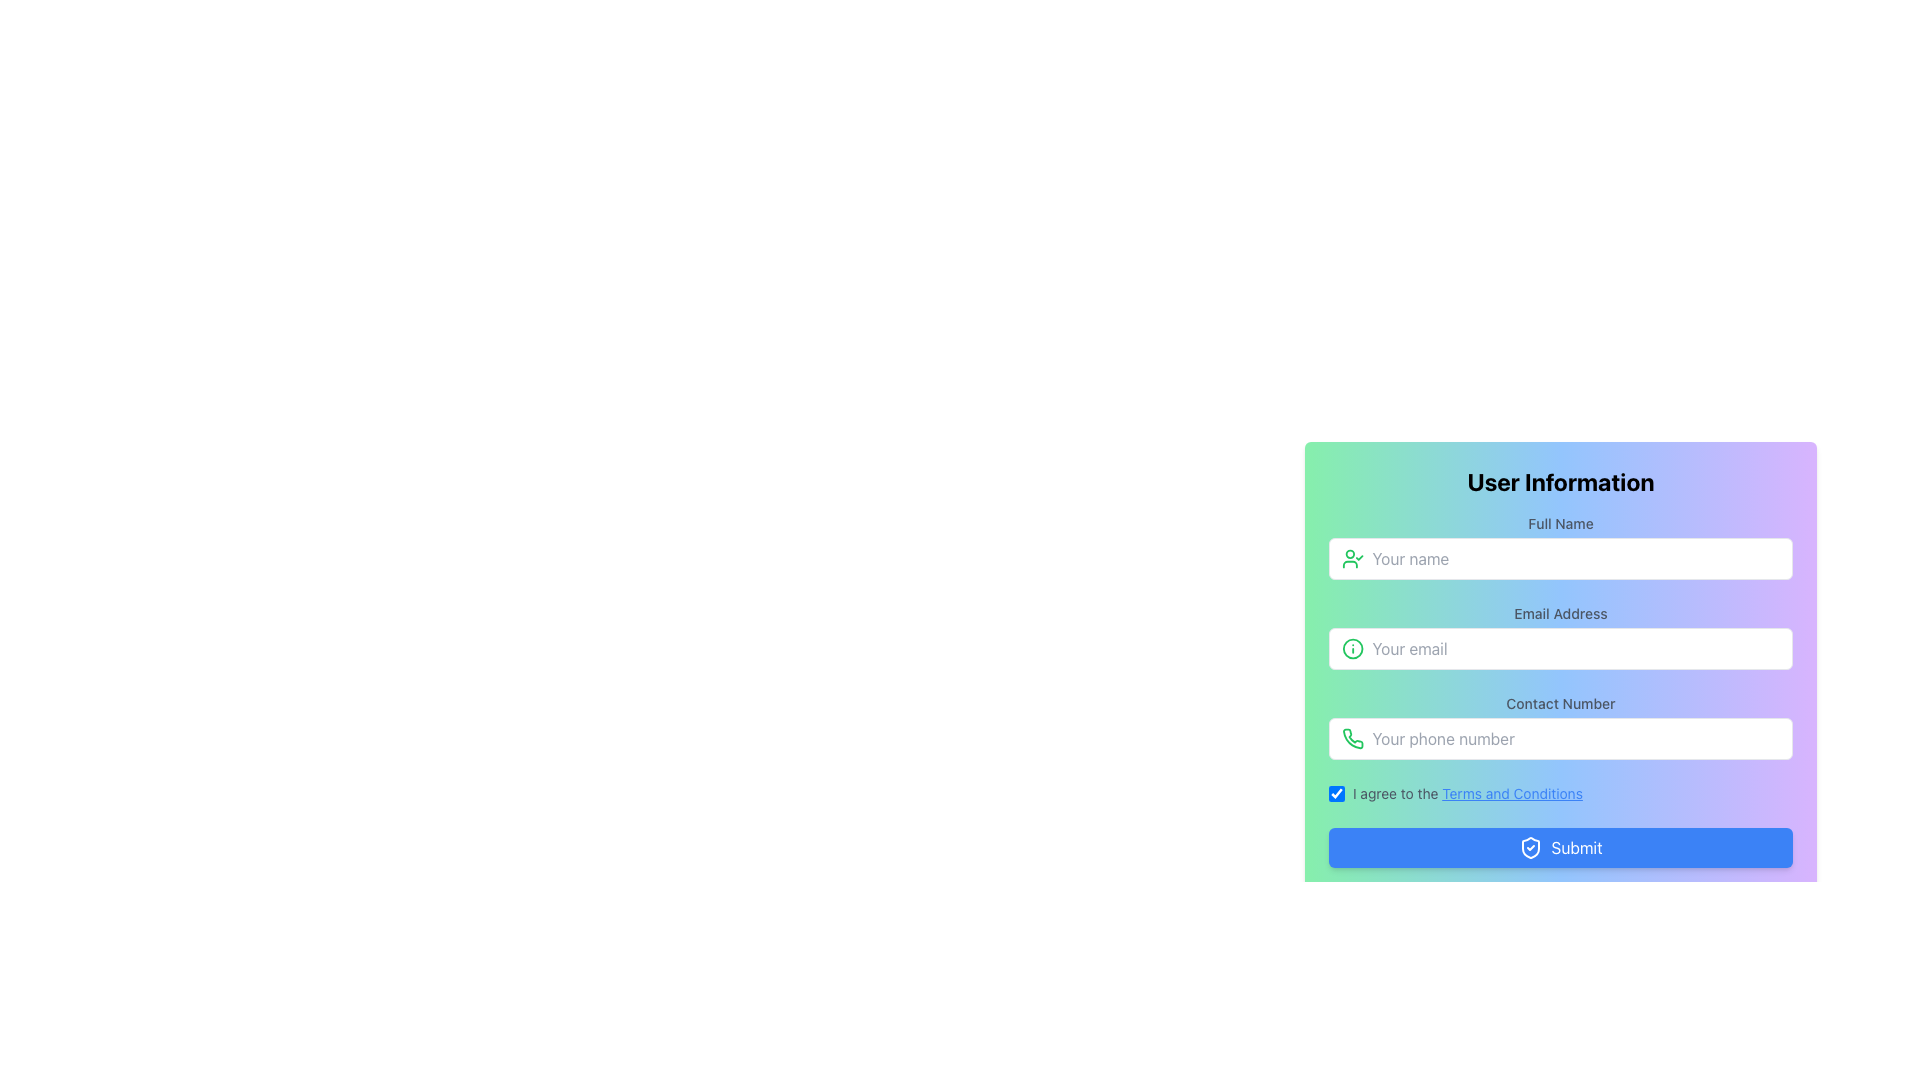  What do you see at coordinates (1559, 689) in the screenshot?
I see `the 'Contact Number' text input field` at bounding box center [1559, 689].